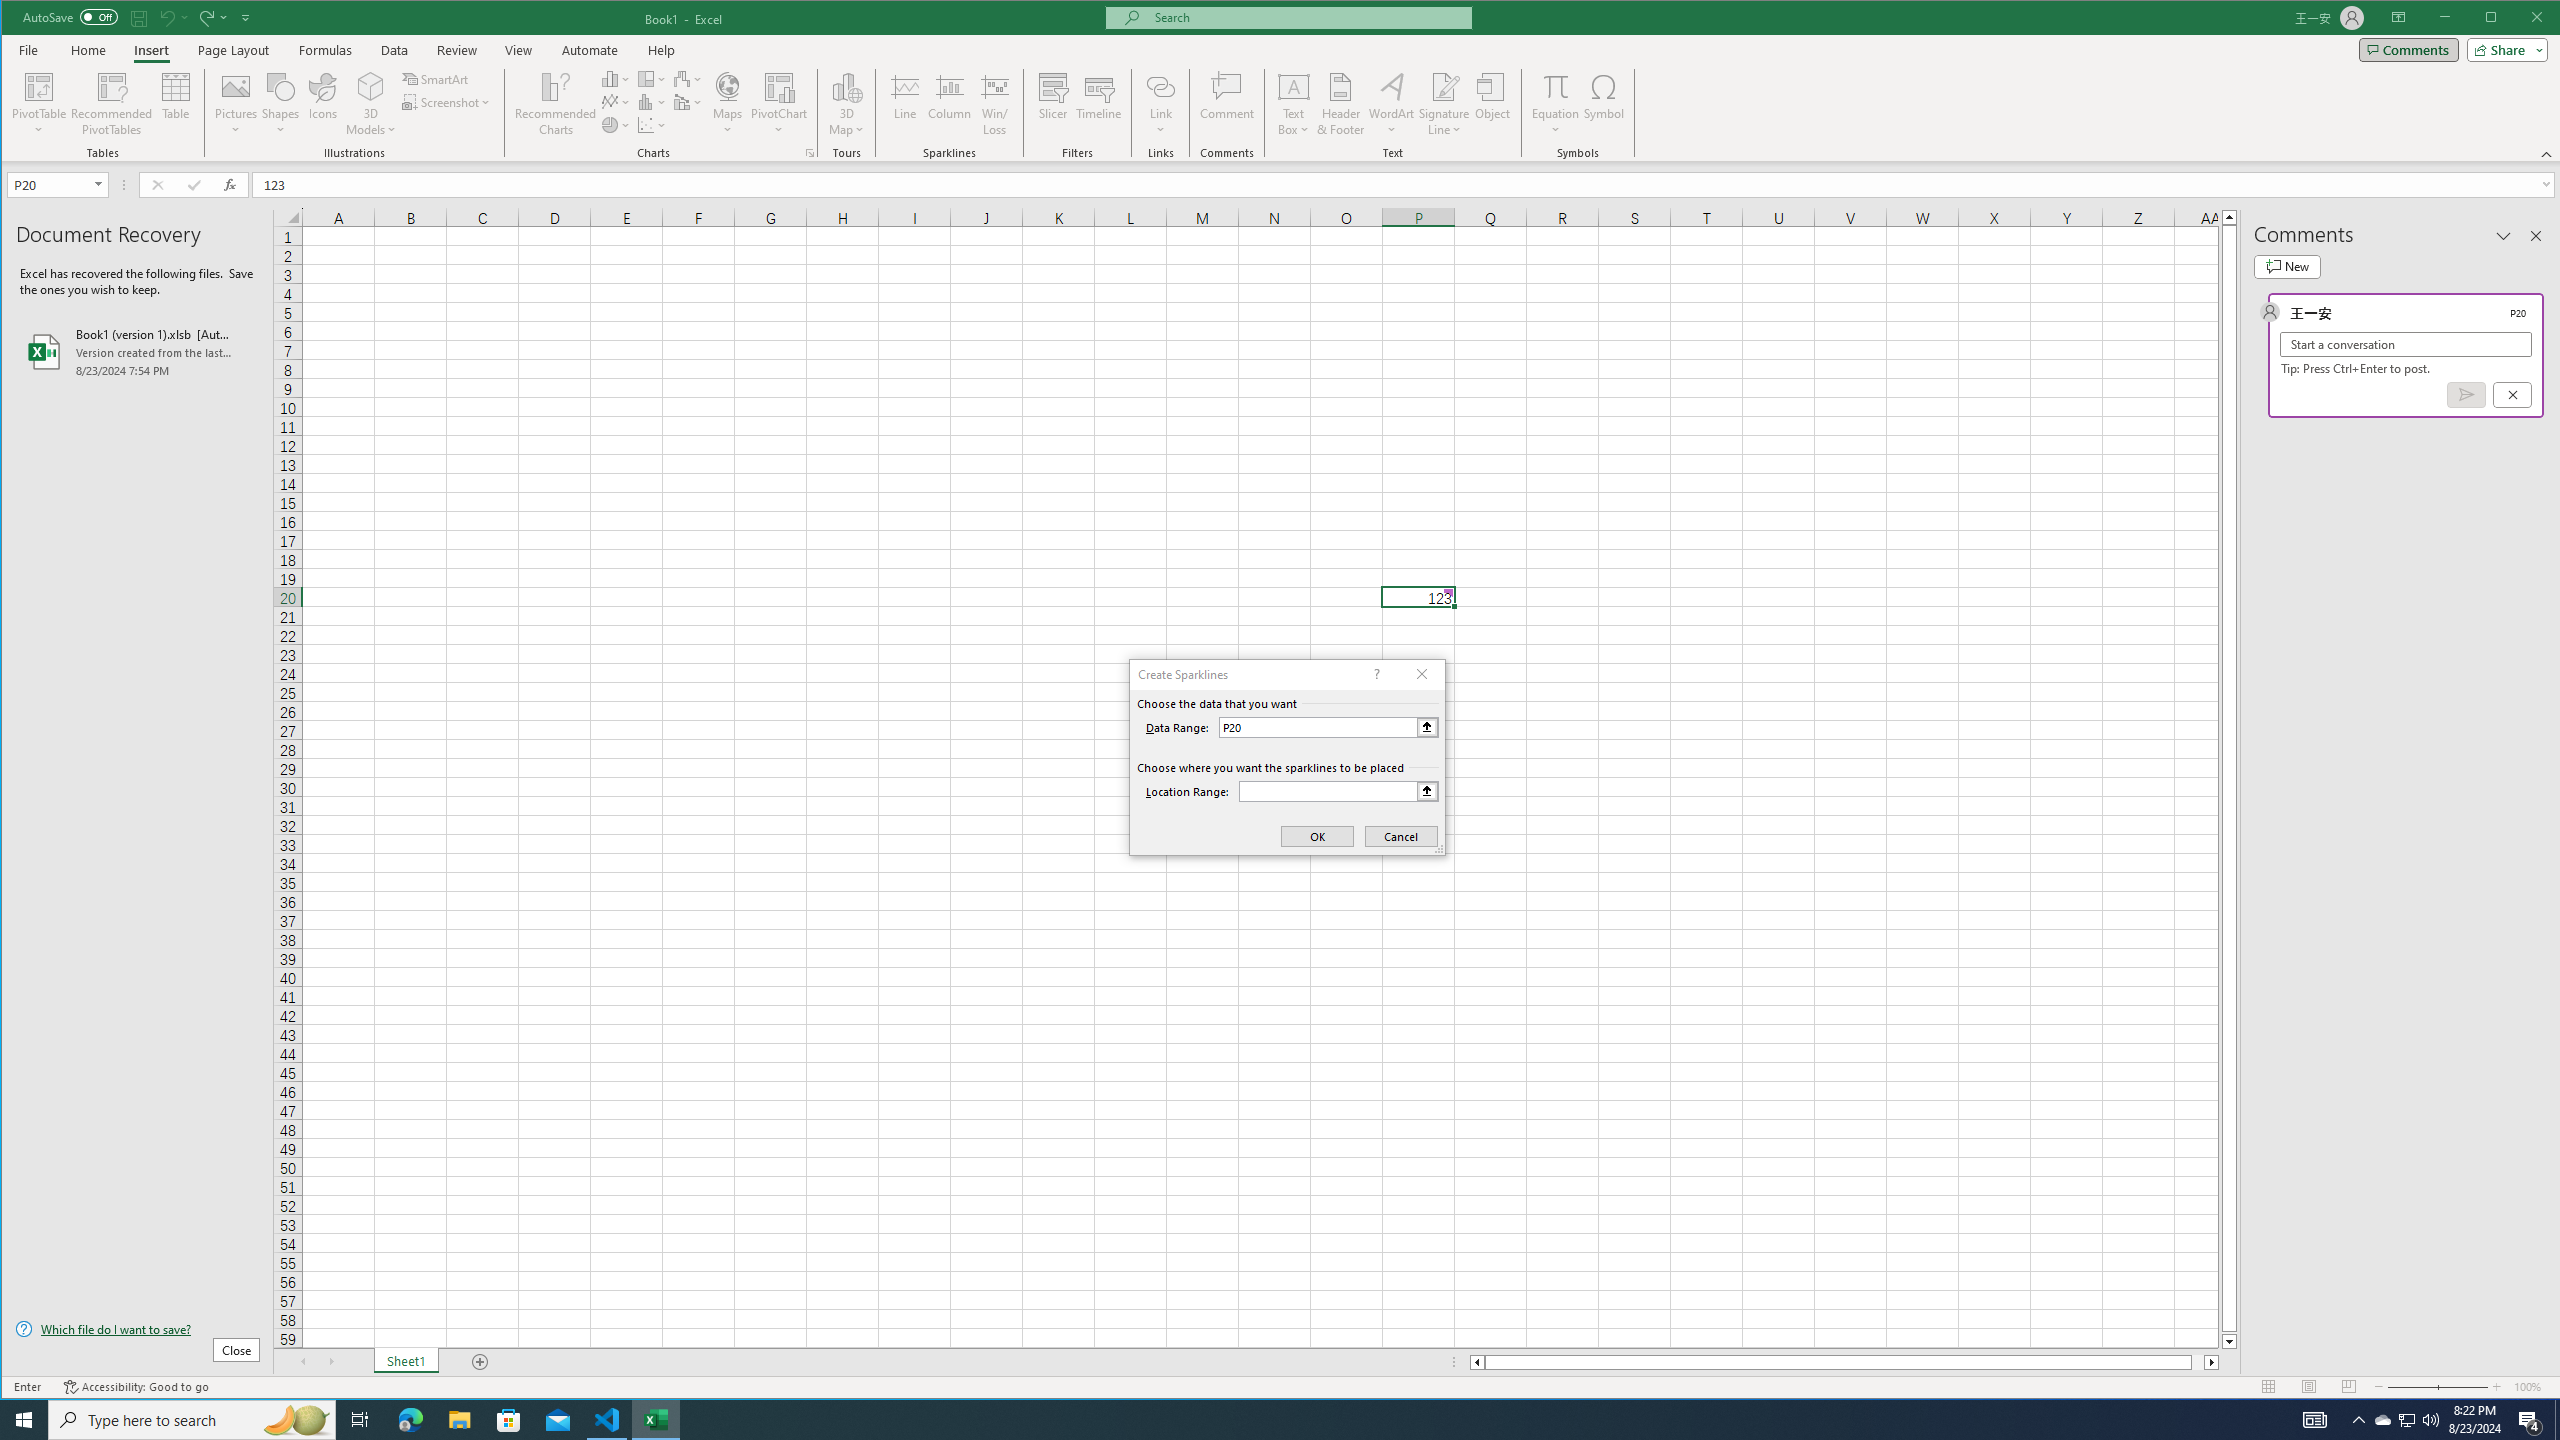  Describe the element at coordinates (652, 125) in the screenshot. I see `'Insert Scatter (X, Y) or Bubble Chart'` at that location.